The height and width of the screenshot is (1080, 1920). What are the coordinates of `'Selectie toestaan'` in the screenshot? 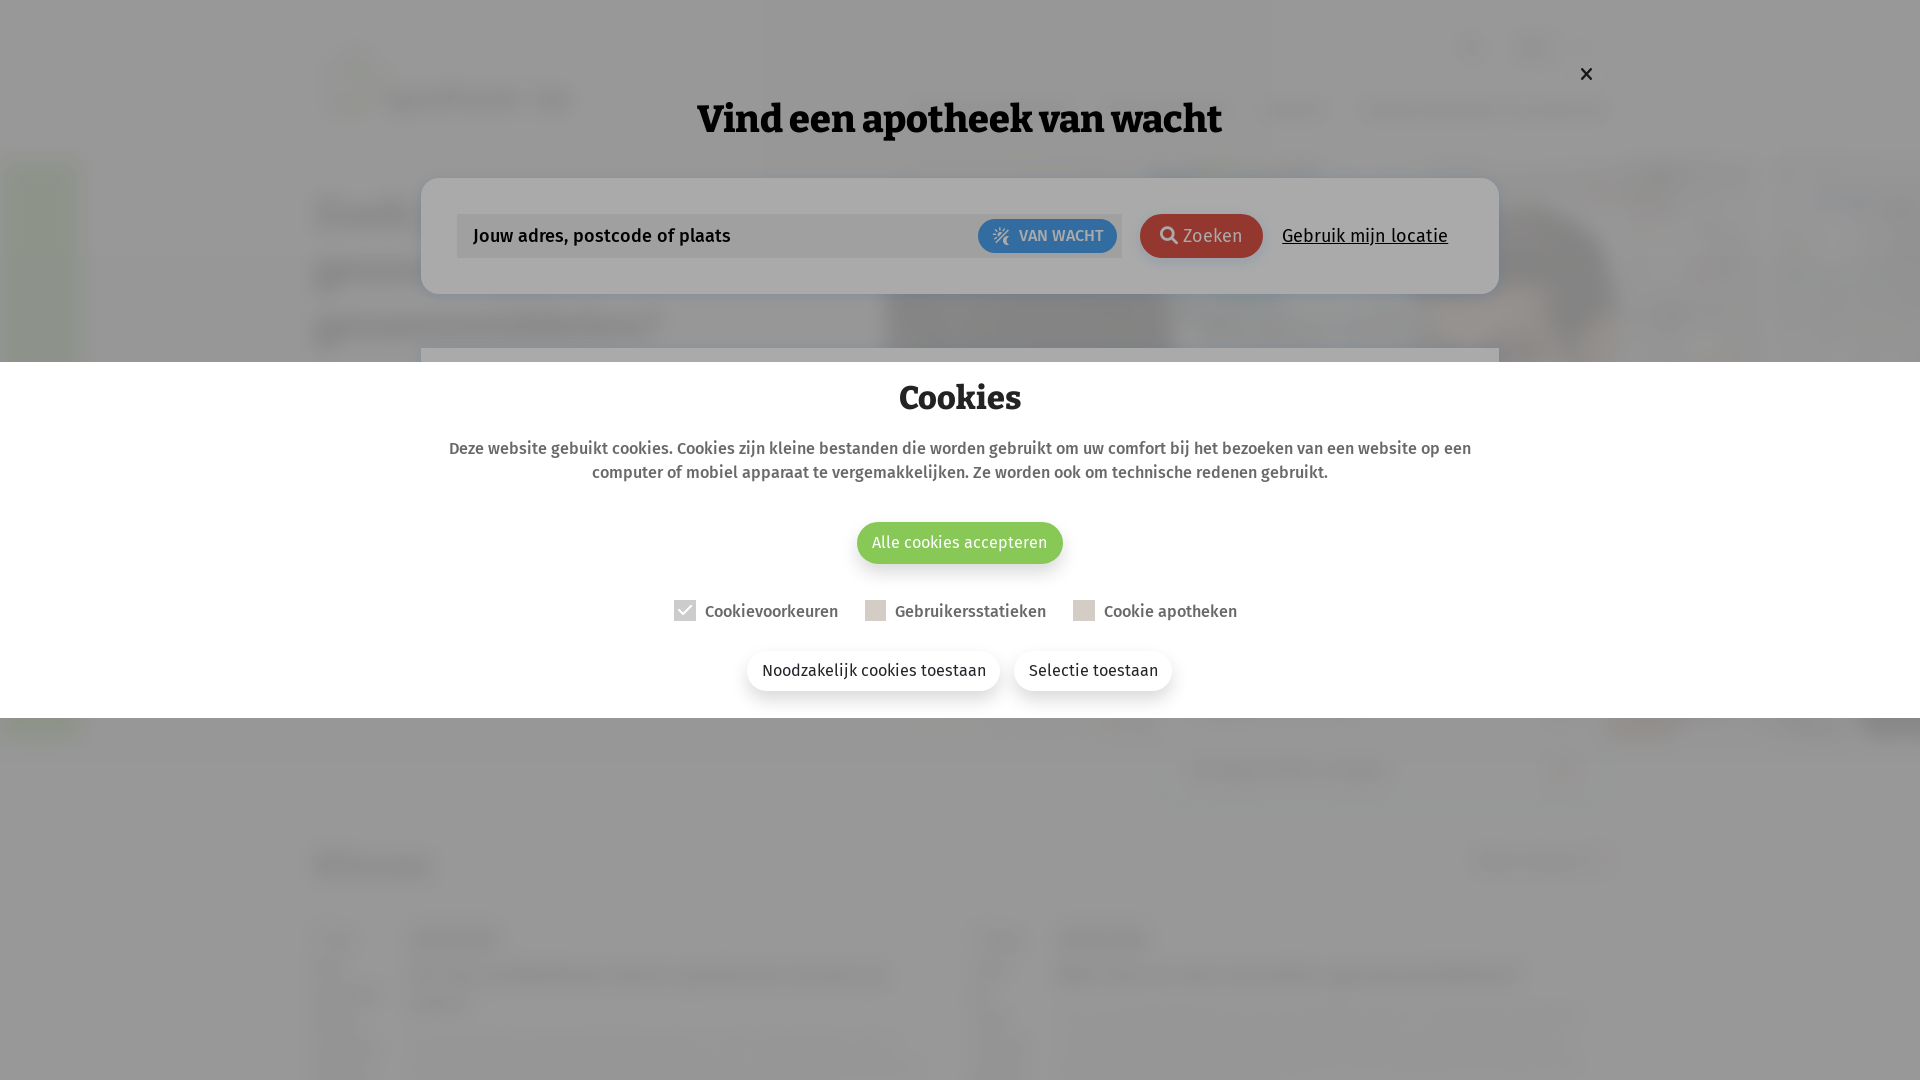 It's located at (1013, 671).